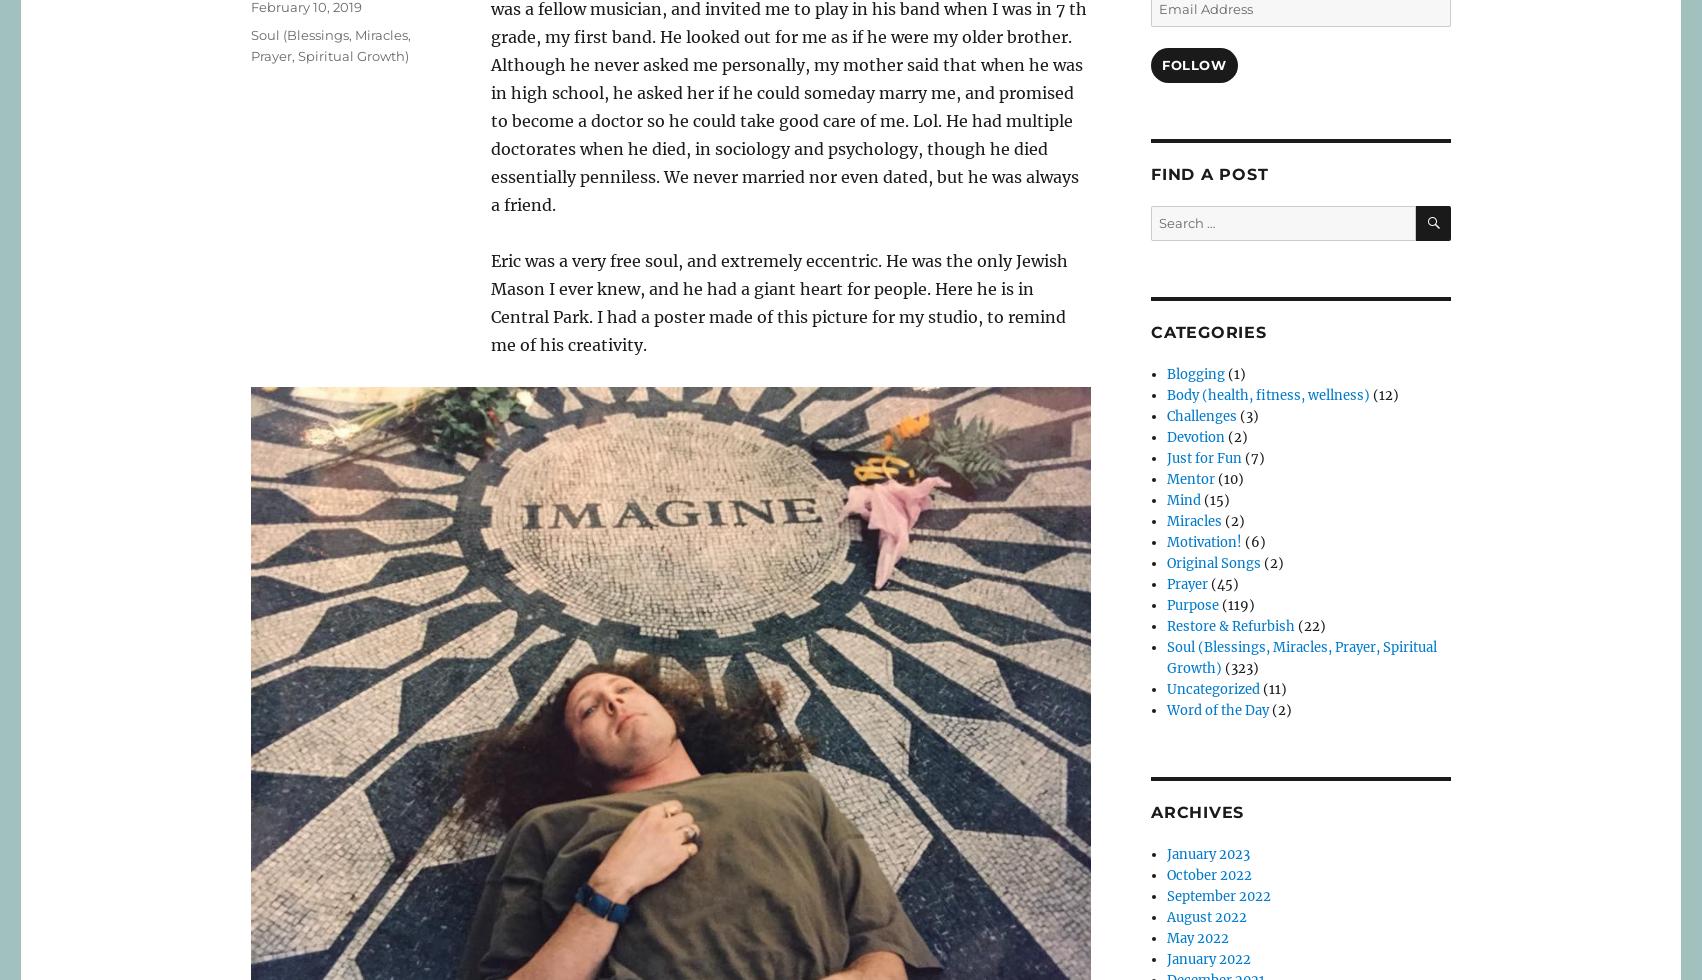 The height and width of the screenshot is (980, 1702). Describe the element at coordinates (1215, 479) in the screenshot. I see `'(10)'` at that location.